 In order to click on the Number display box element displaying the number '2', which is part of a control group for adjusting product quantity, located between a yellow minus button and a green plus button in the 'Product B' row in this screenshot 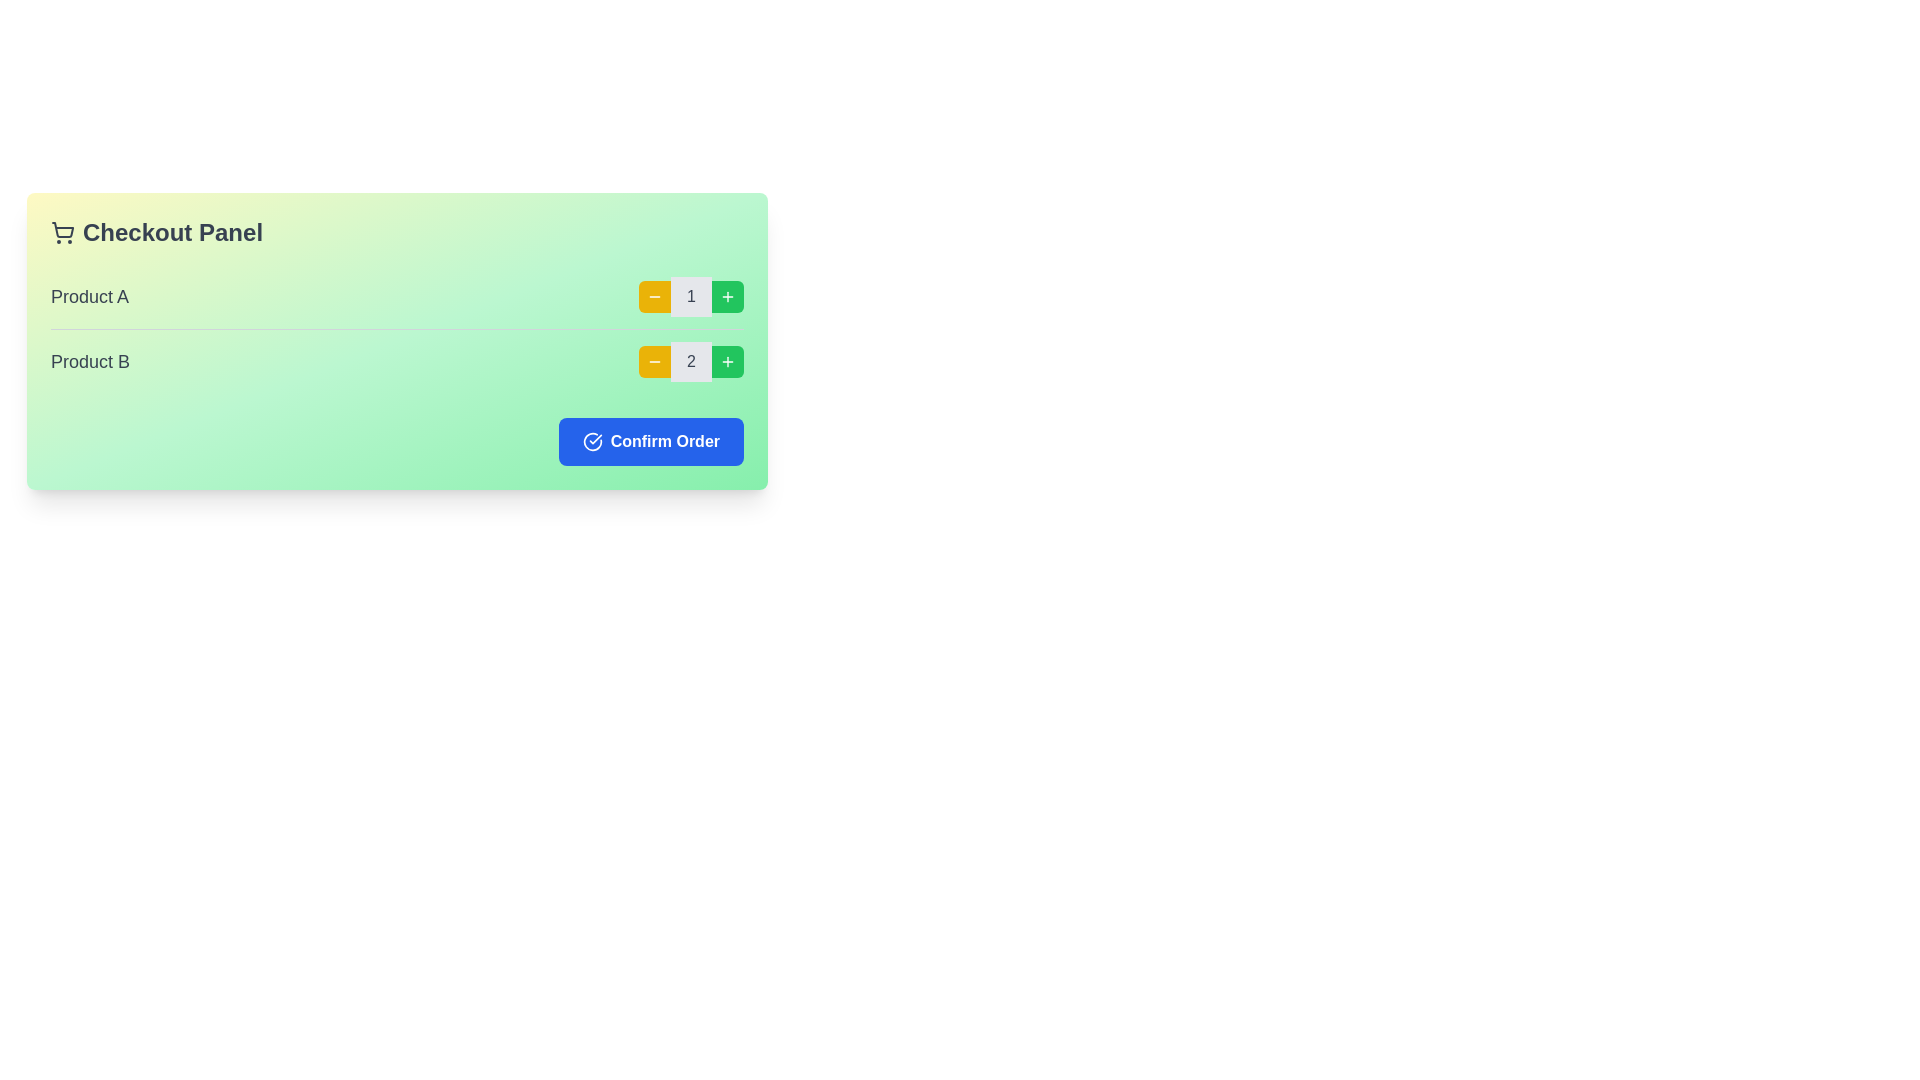, I will do `click(691, 362)`.